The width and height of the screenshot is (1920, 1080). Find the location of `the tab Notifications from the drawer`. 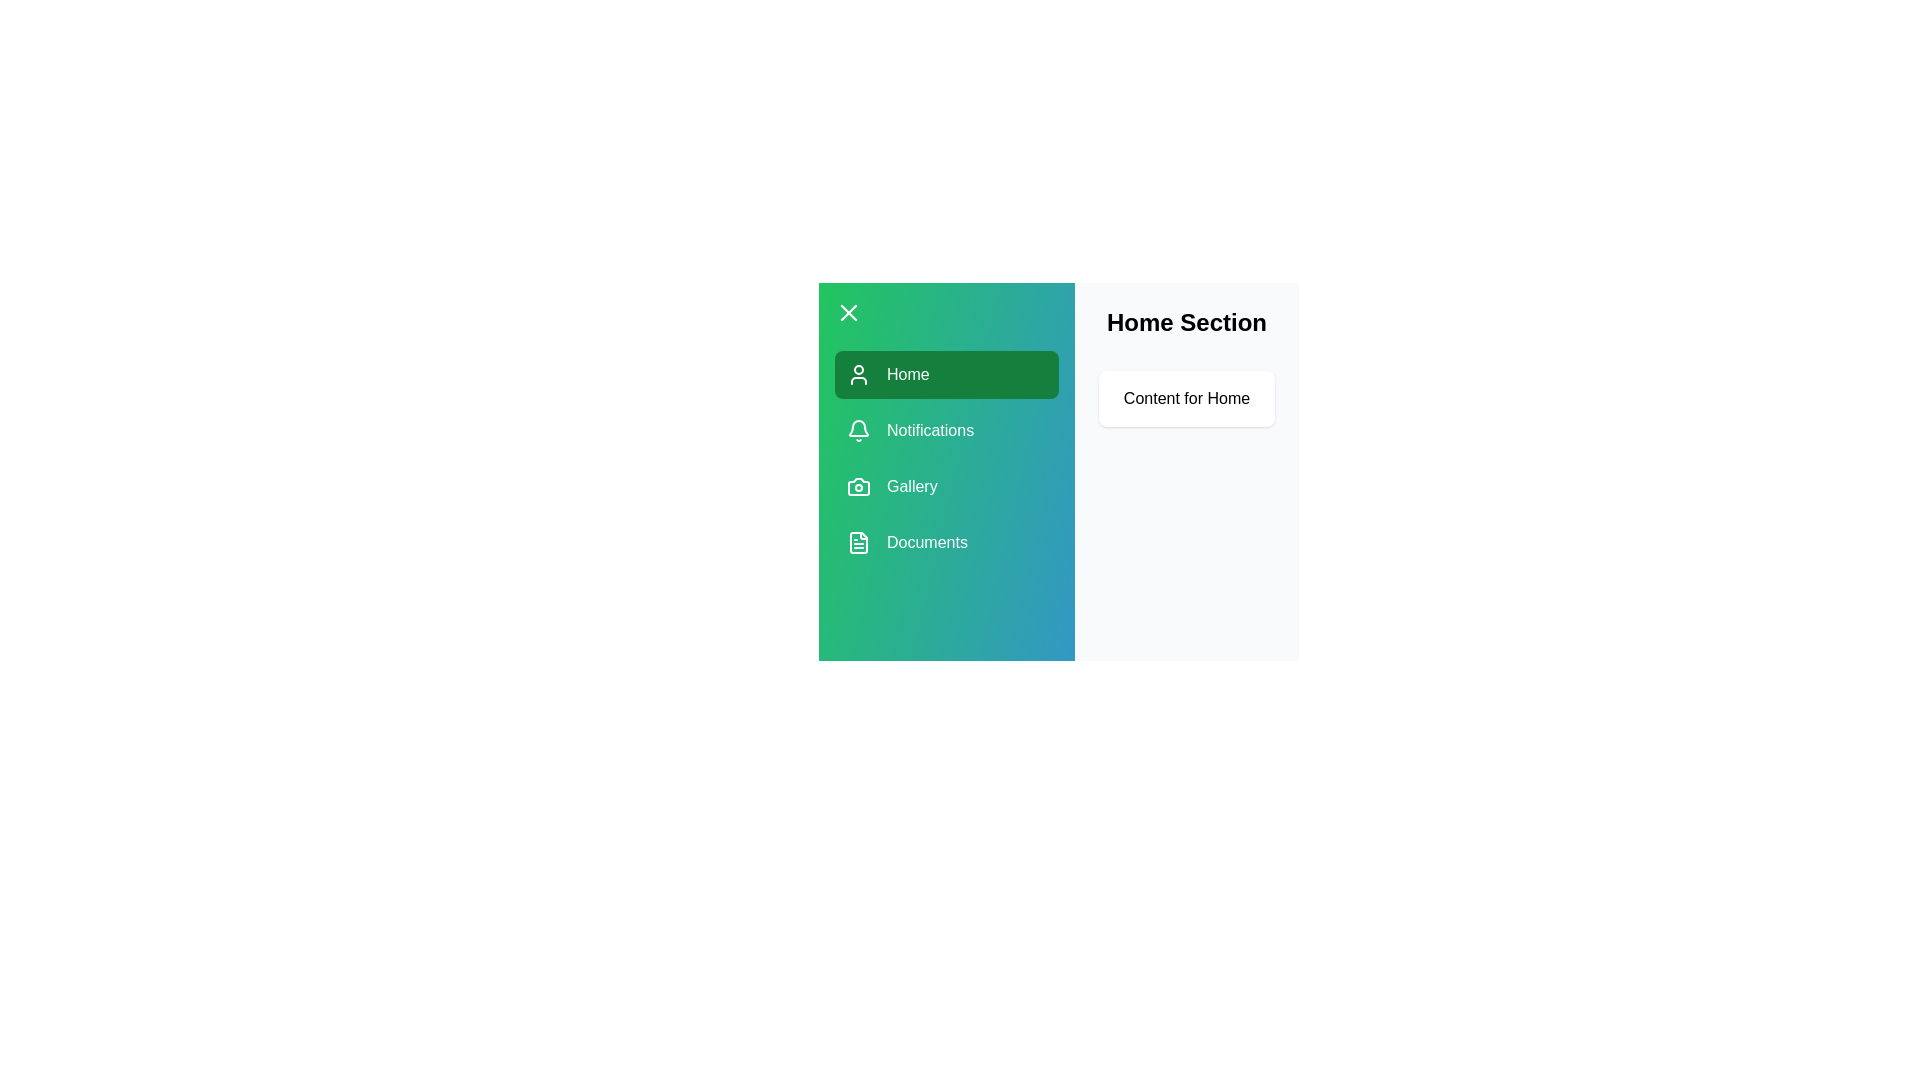

the tab Notifications from the drawer is located at coordinates (945, 430).